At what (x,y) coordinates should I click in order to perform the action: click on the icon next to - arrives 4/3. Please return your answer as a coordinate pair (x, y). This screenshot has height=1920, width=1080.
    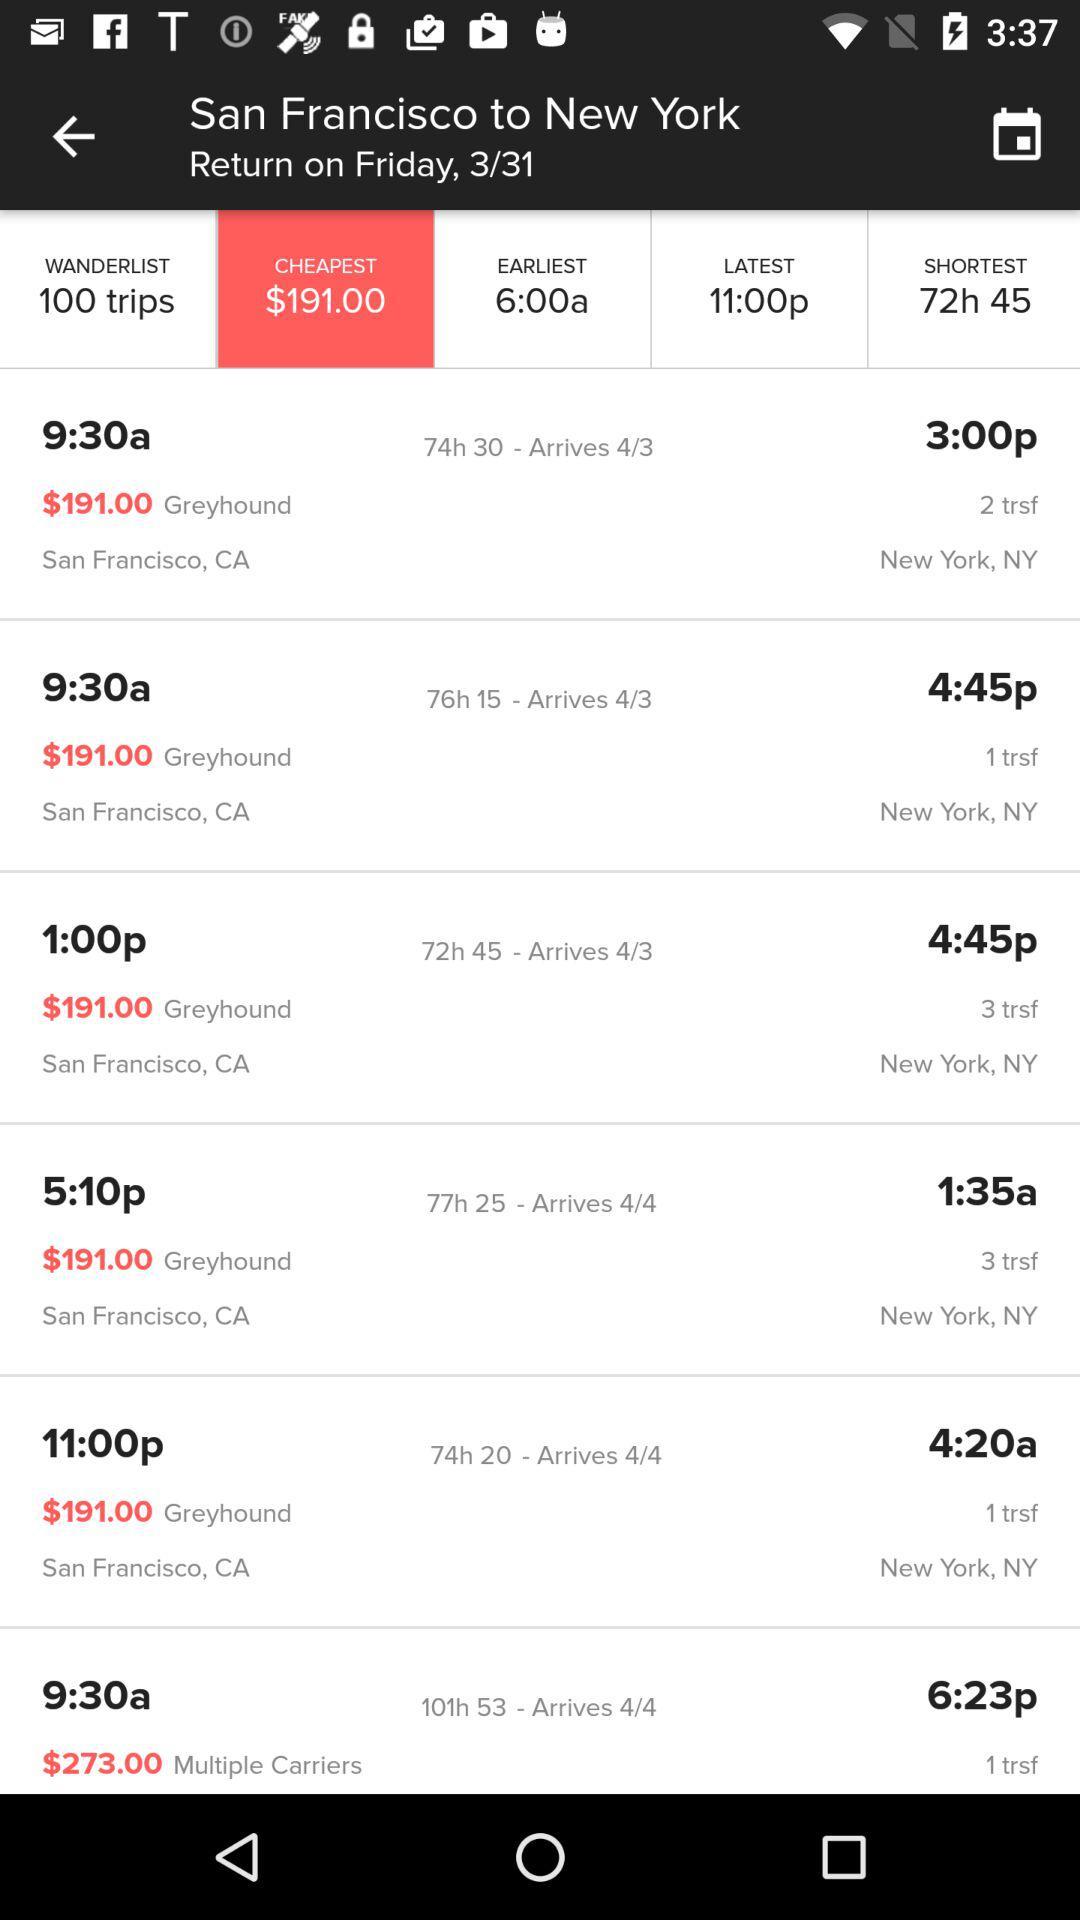
    Looking at the image, I should click on (463, 446).